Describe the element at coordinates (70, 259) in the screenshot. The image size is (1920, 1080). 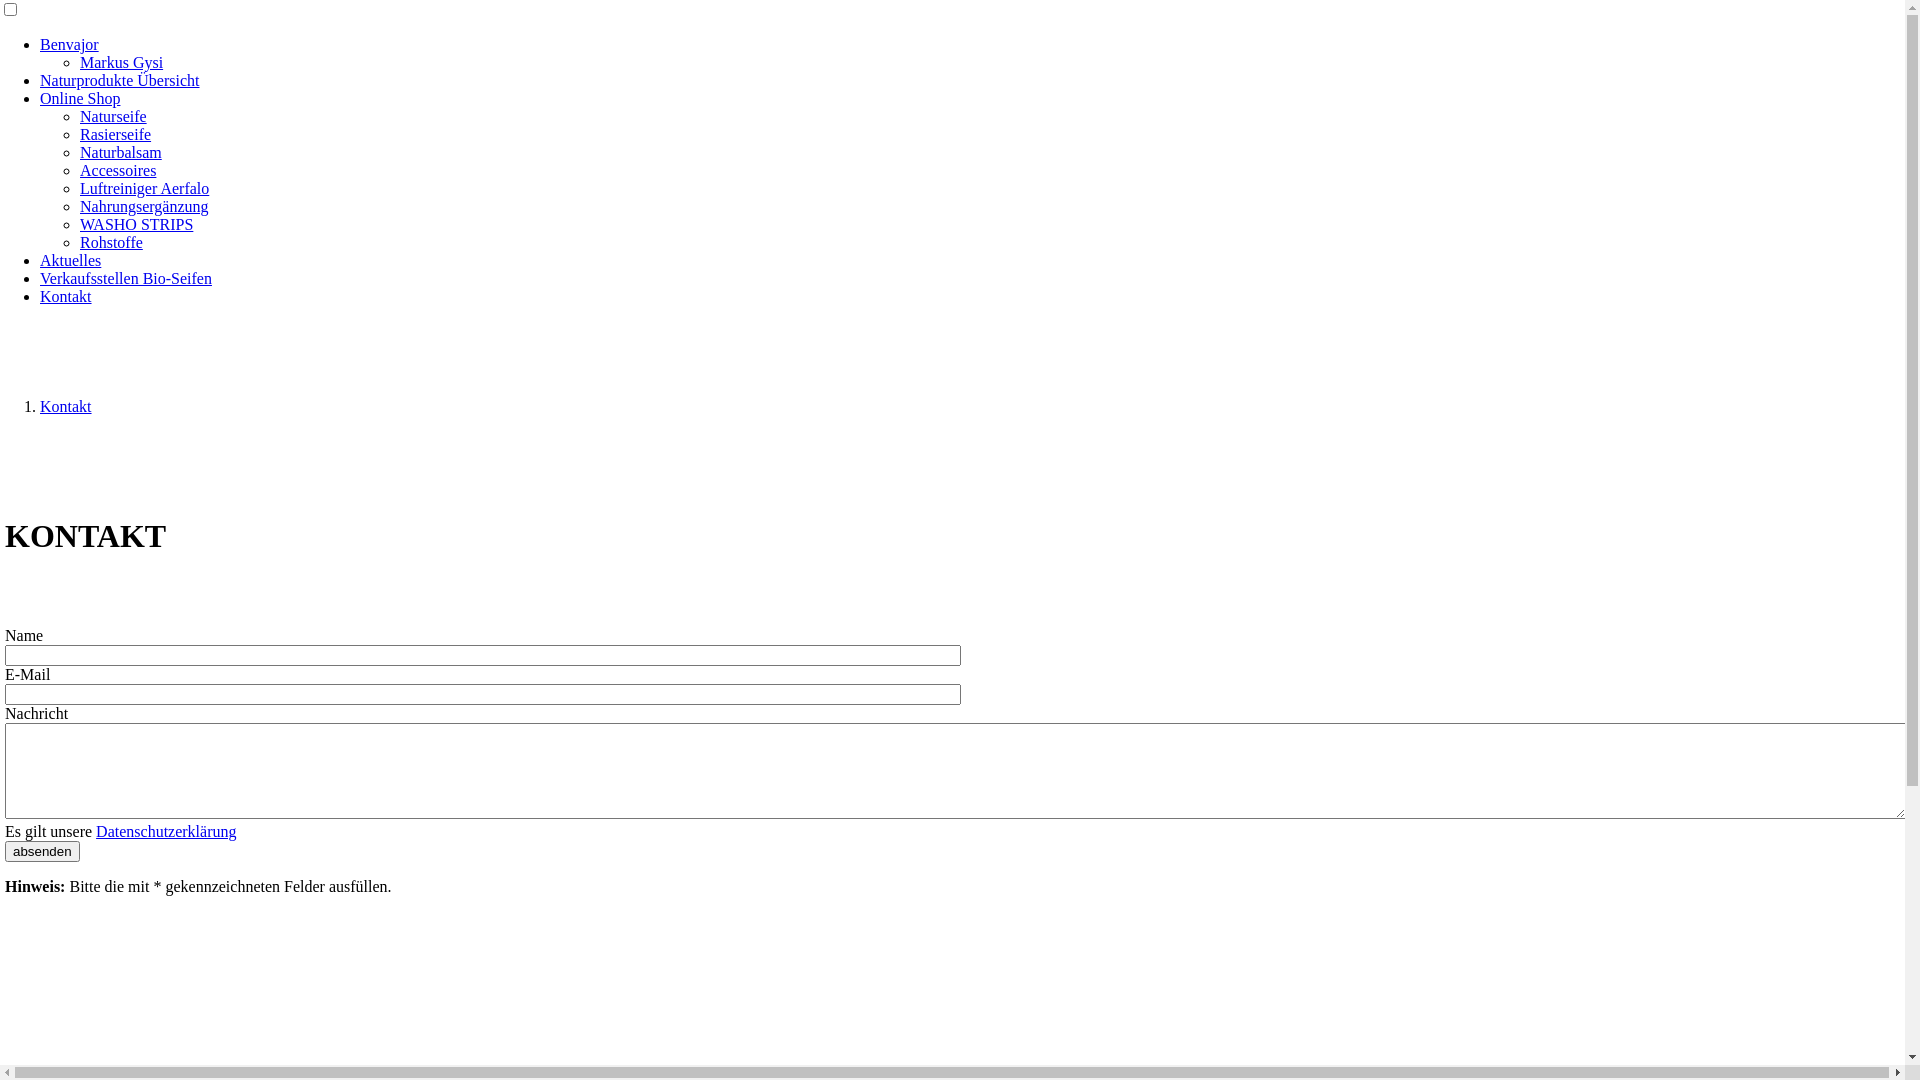
I see `'Aktuelles'` at that location.